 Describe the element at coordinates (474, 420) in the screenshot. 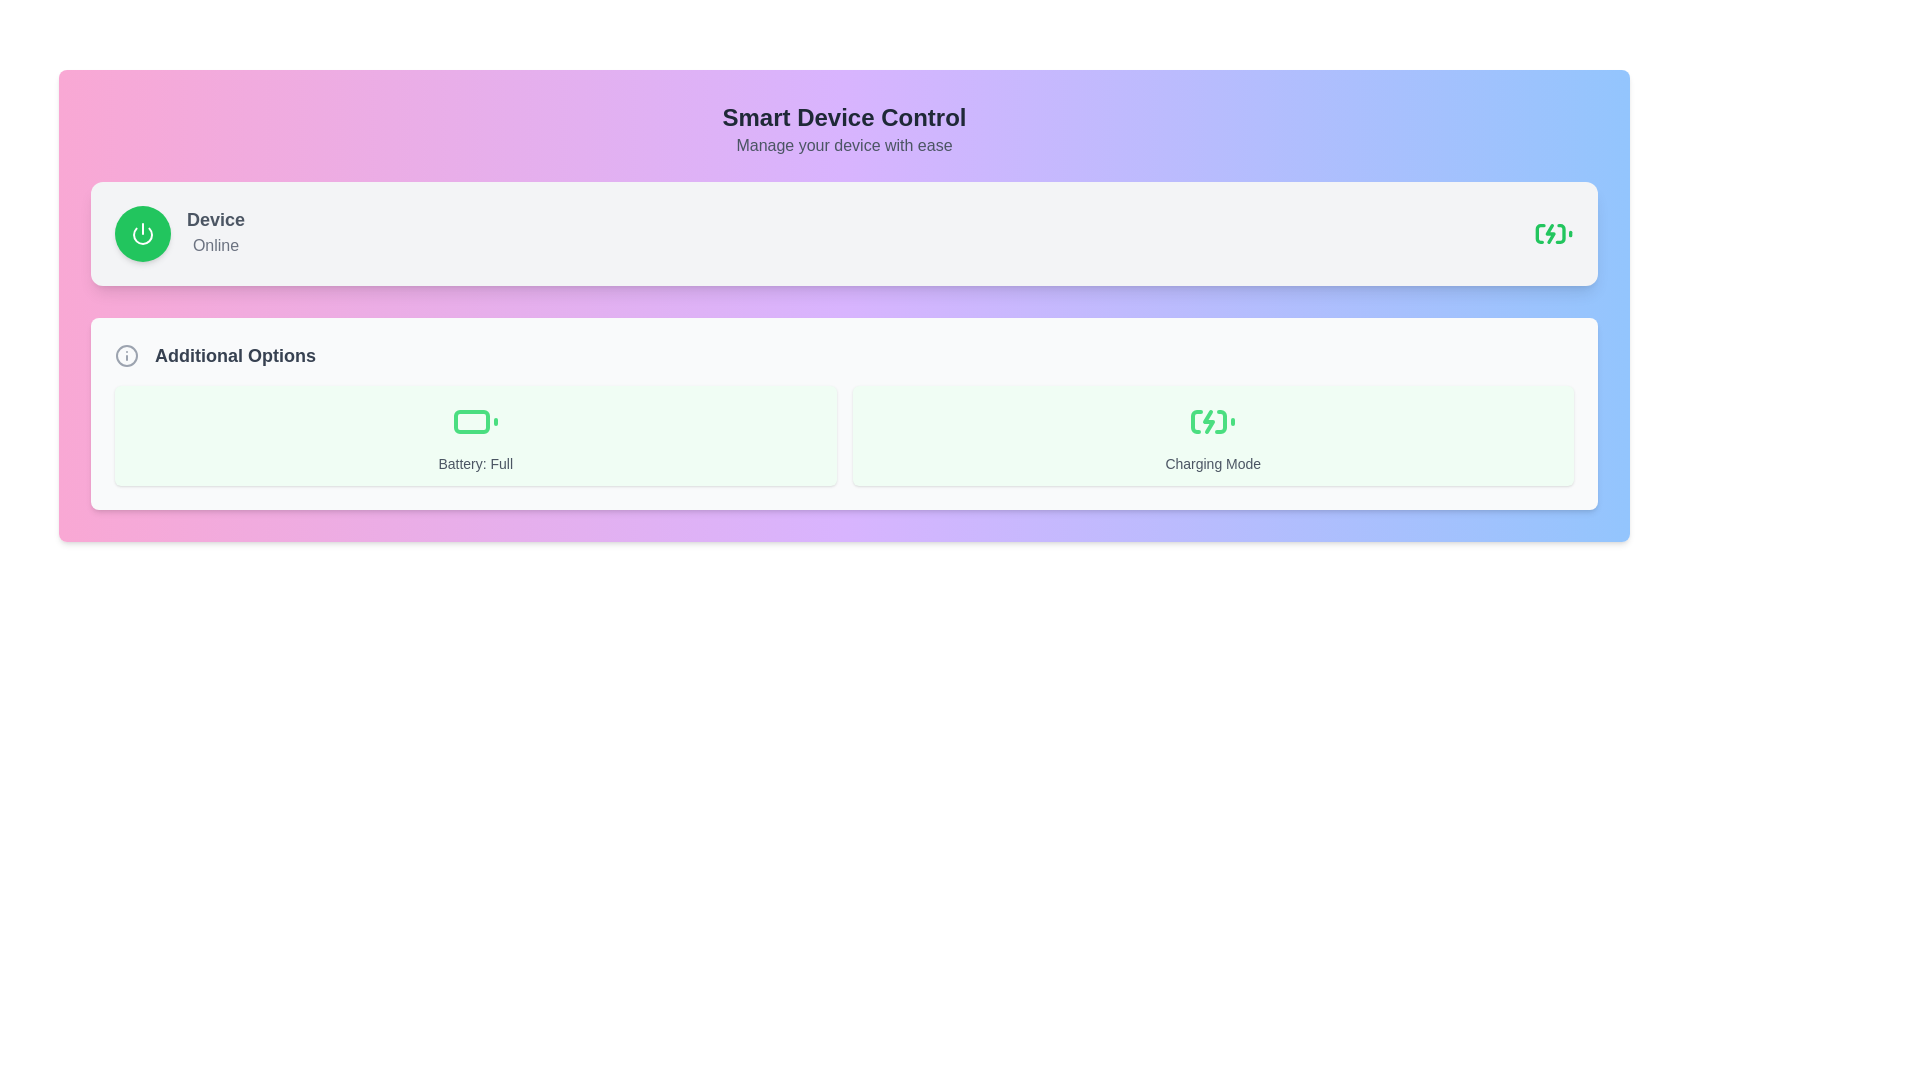

I see `the SVG battery outline icon with a vibrant green stroke, located within the 'Battery: Full' card in the 'Additional Options' section` at that location.